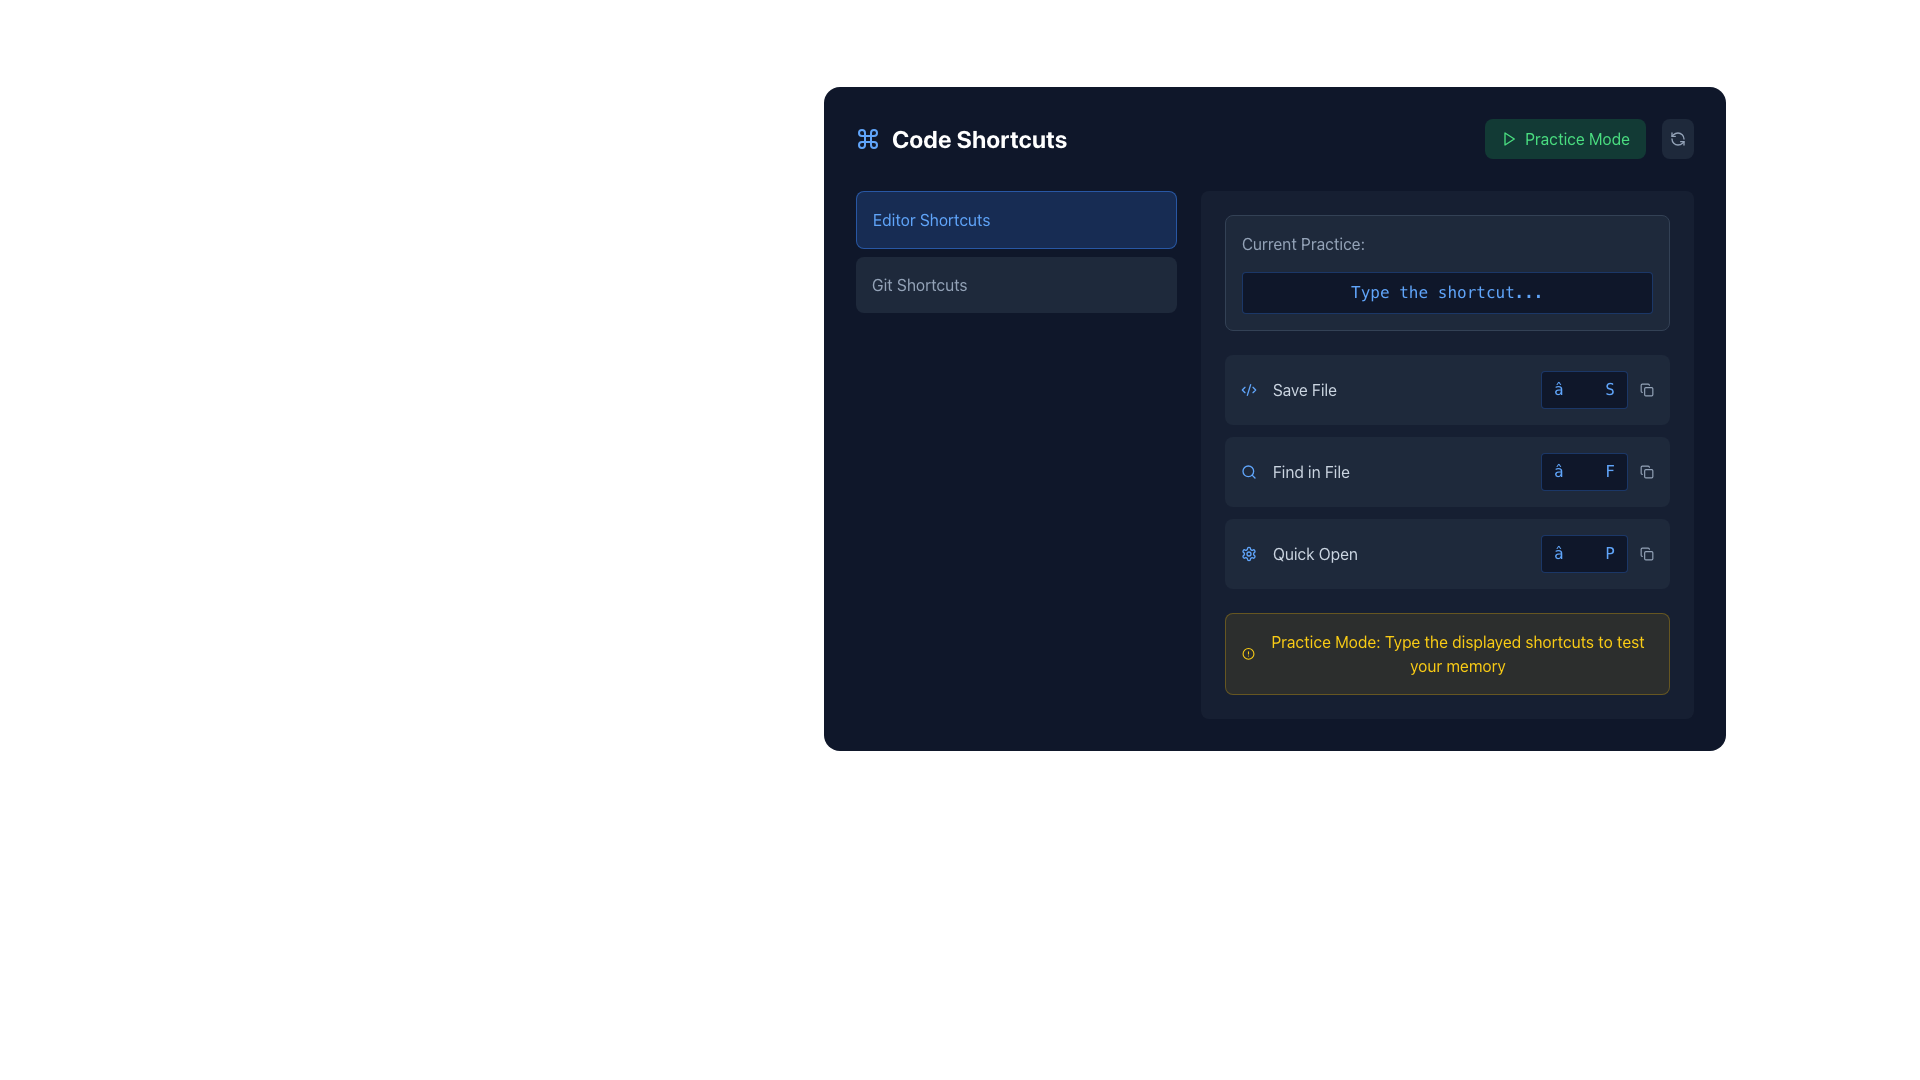 The width and height of the screenshot is (1920, 1080). I want to click on the interactive icon located near the upper-left corner of the interface, adjacent to the title text labeled 'Code Shortcuts', so click(868, 137).